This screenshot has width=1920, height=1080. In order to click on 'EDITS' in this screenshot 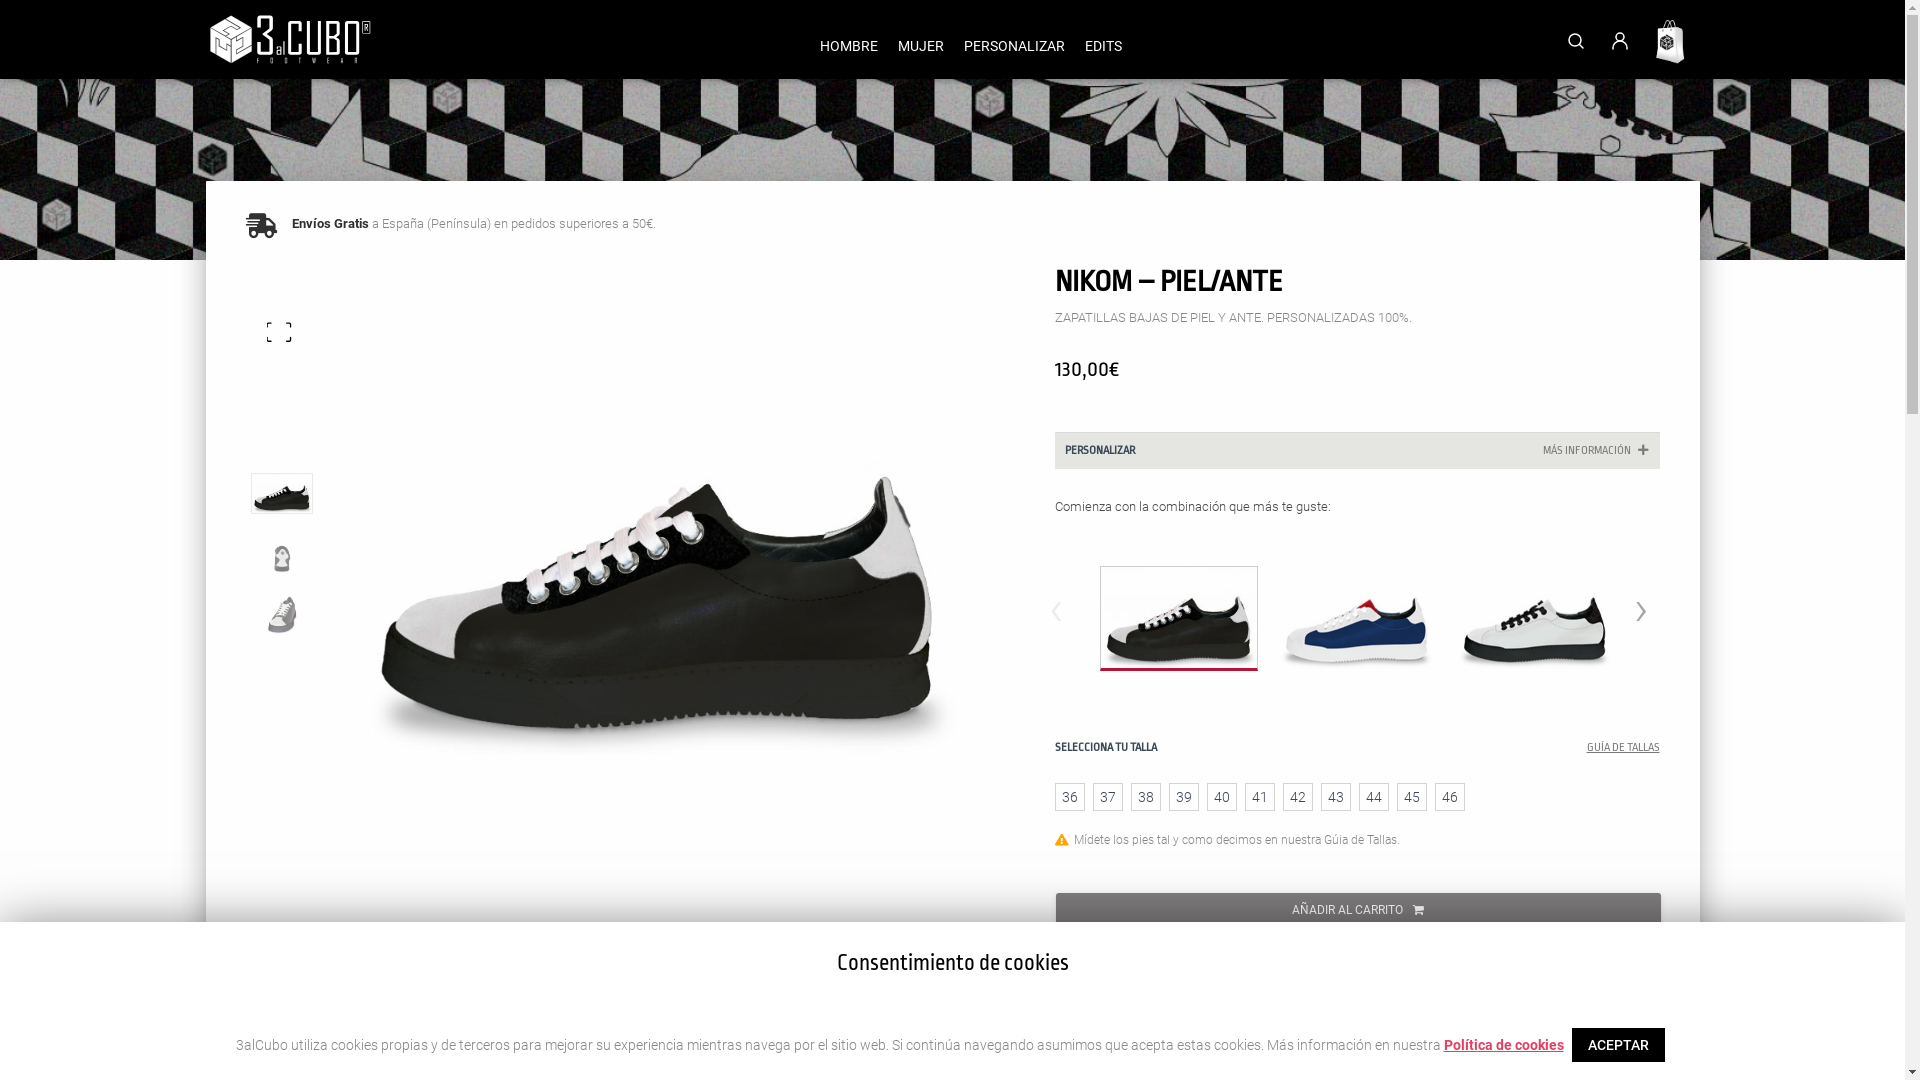, I will do `click(1101, 45)`.